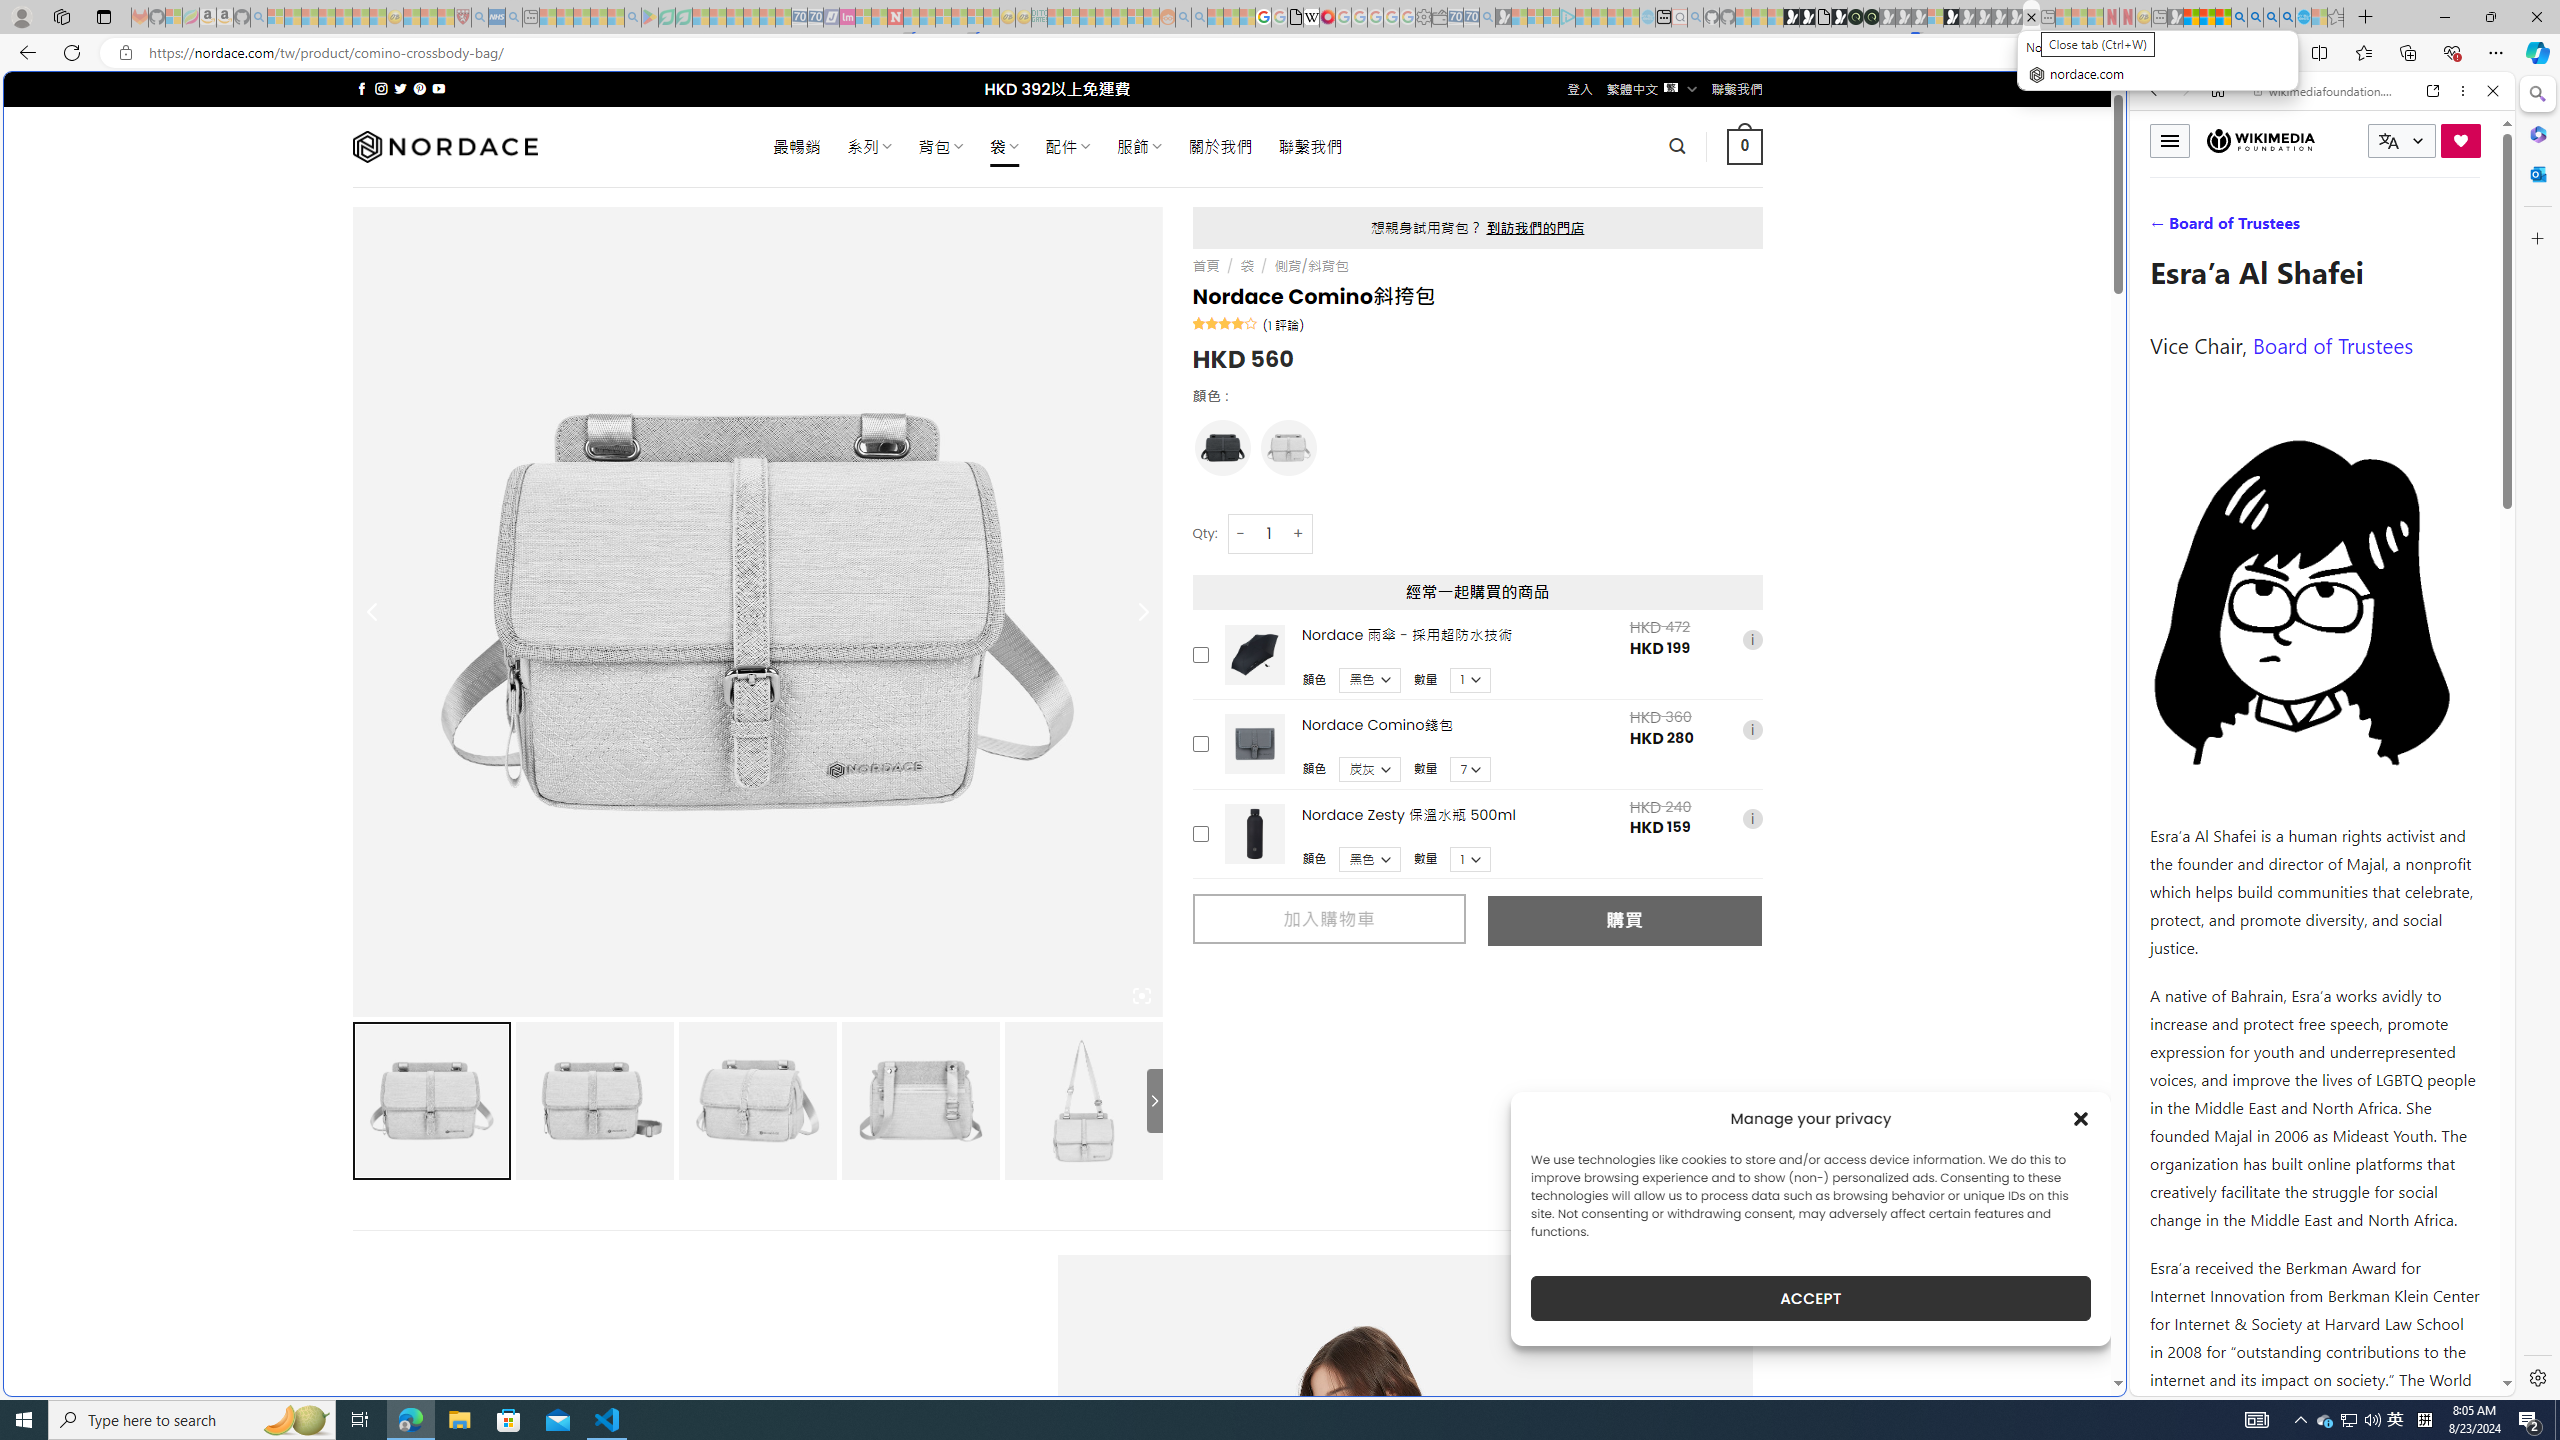 This screenshot has height=1440, width=2560. I want to click on 'github - Search - Sleeping', so click(1695, 16).